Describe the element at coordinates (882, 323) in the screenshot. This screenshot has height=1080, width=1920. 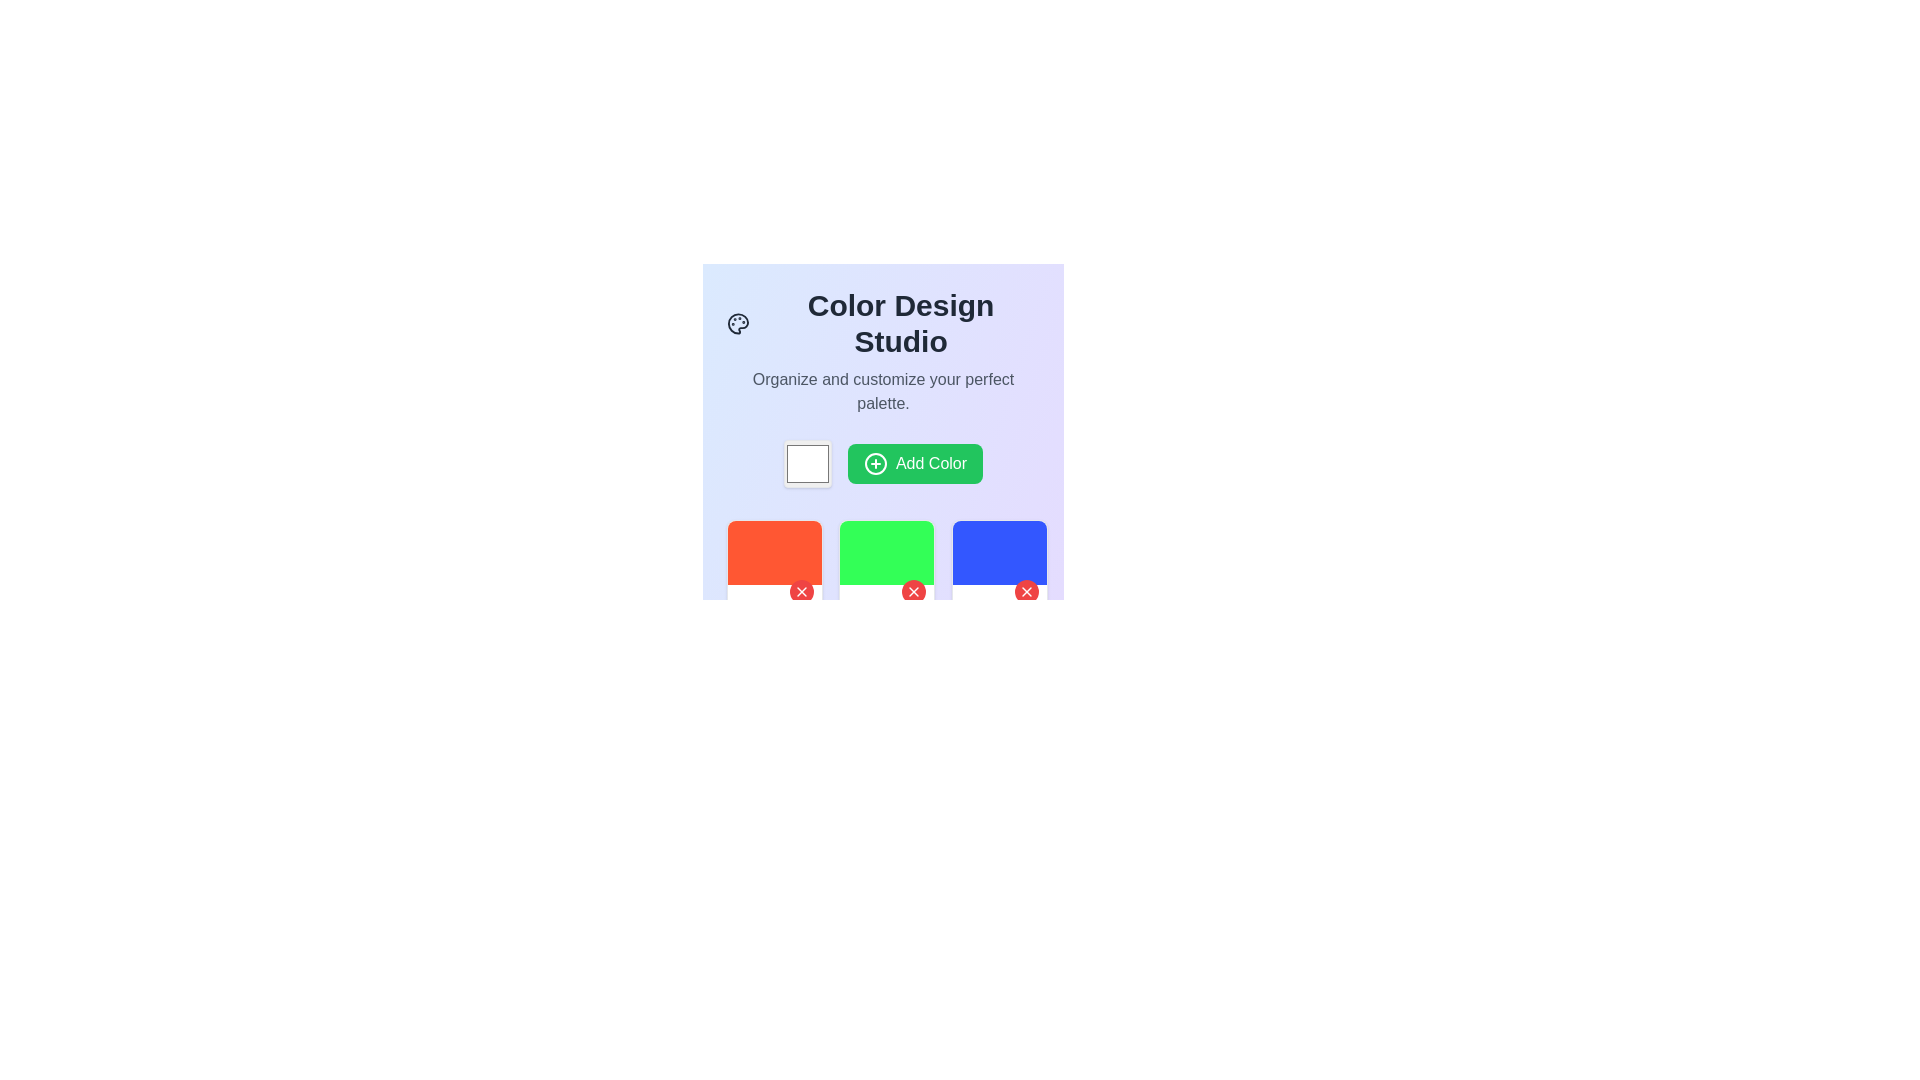
I see `main title text label of the design studio for colors, which is centrally aligned at the top of the section` at that location.